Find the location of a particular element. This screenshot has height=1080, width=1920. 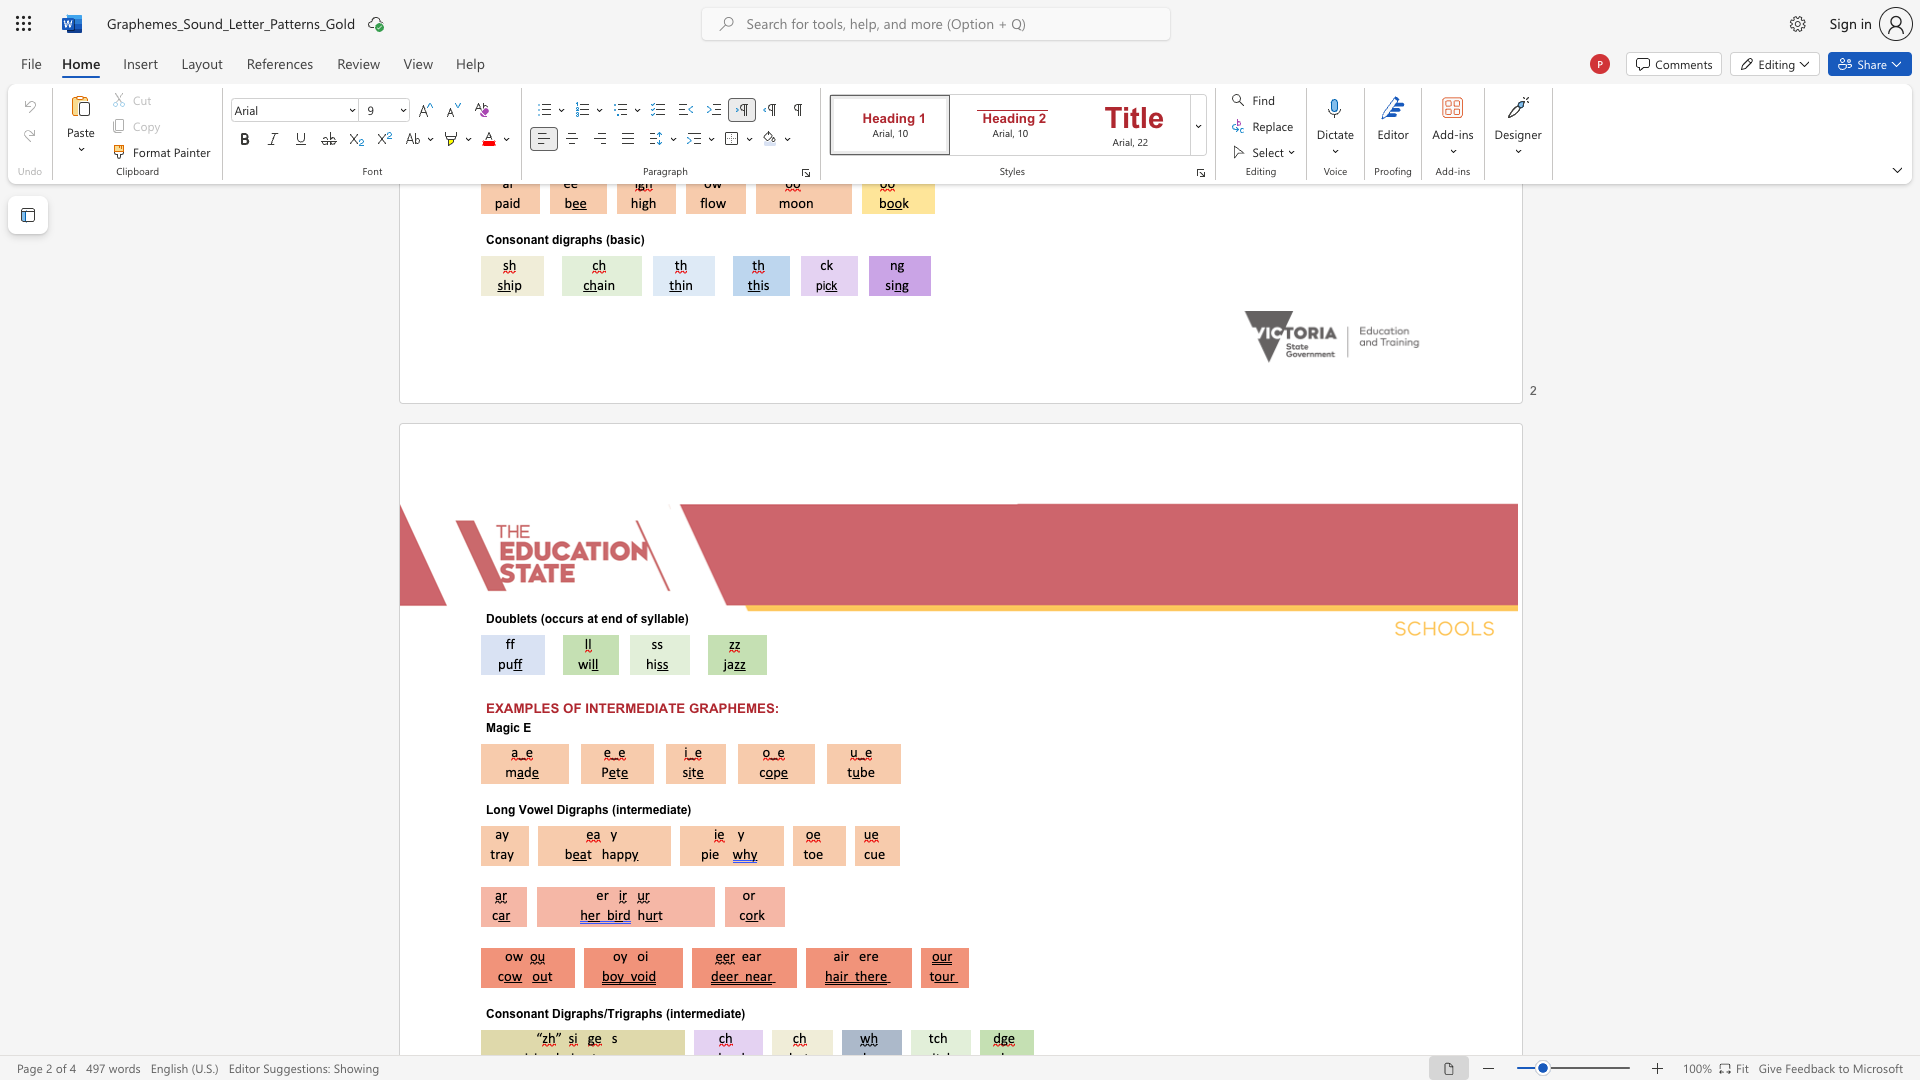

the subset text "e)" within the text "Long Vowel Digraphs (intermediate)" is located at coordinates (680, 808).